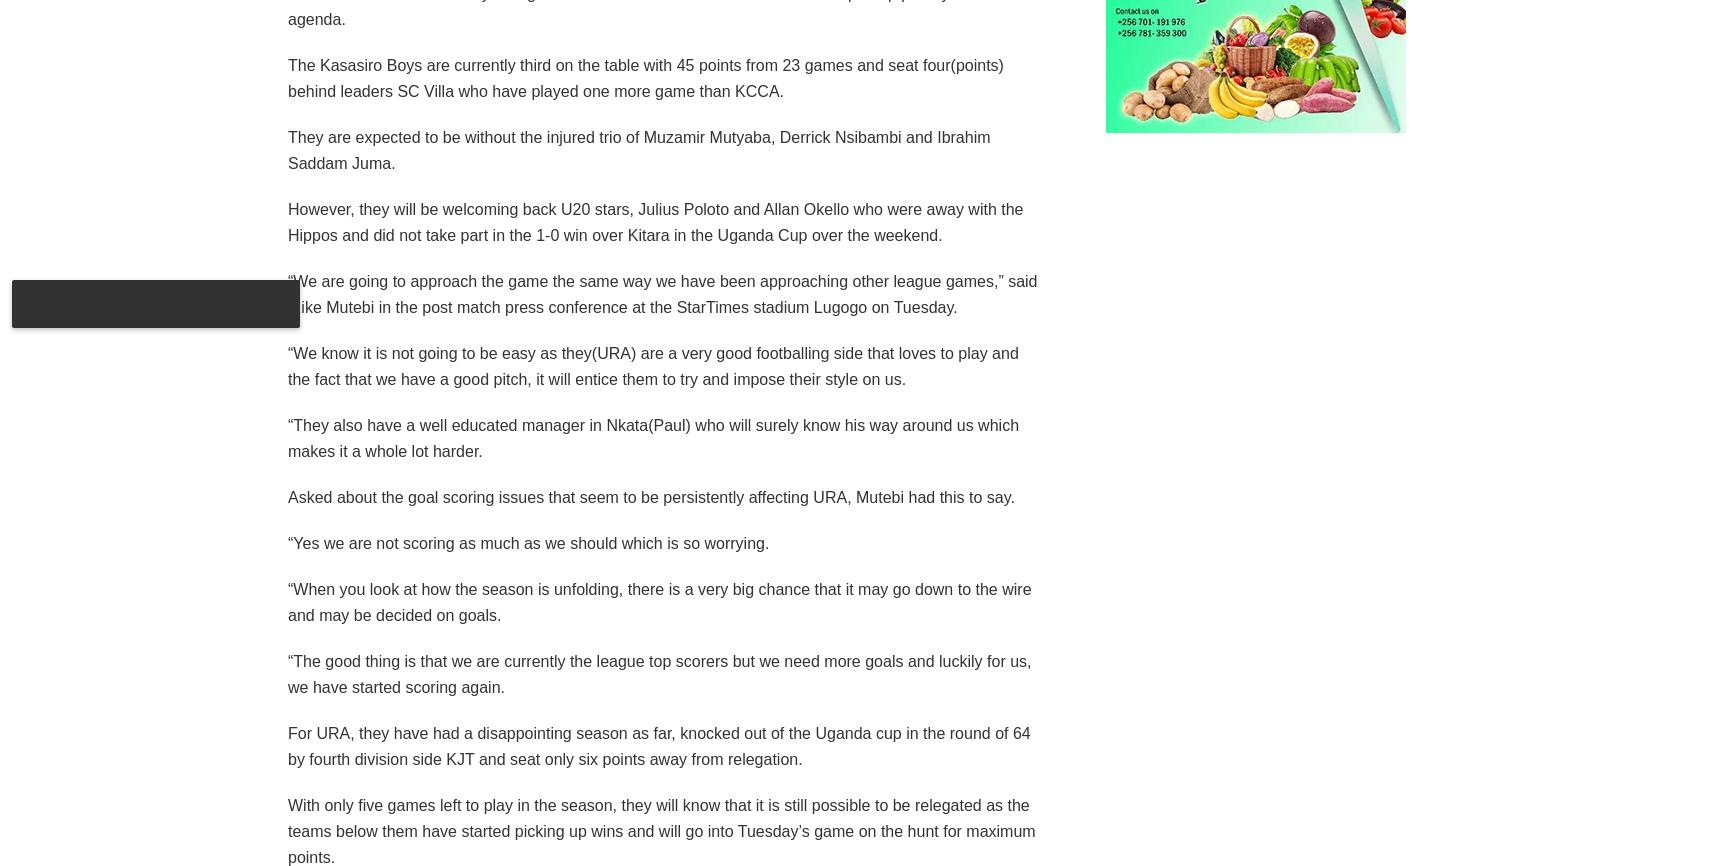 The height and width of the screenshot is (866, 1716). What do you see at coordinates (651, 364) in the screenshot?
I see `'“We know it is not going to be easy as they(URA) are a very good footballing side that loves to play and the fact that we have a good pitch, it will entice them to try and impose their style on us.'` at bounding box center [651, 364].